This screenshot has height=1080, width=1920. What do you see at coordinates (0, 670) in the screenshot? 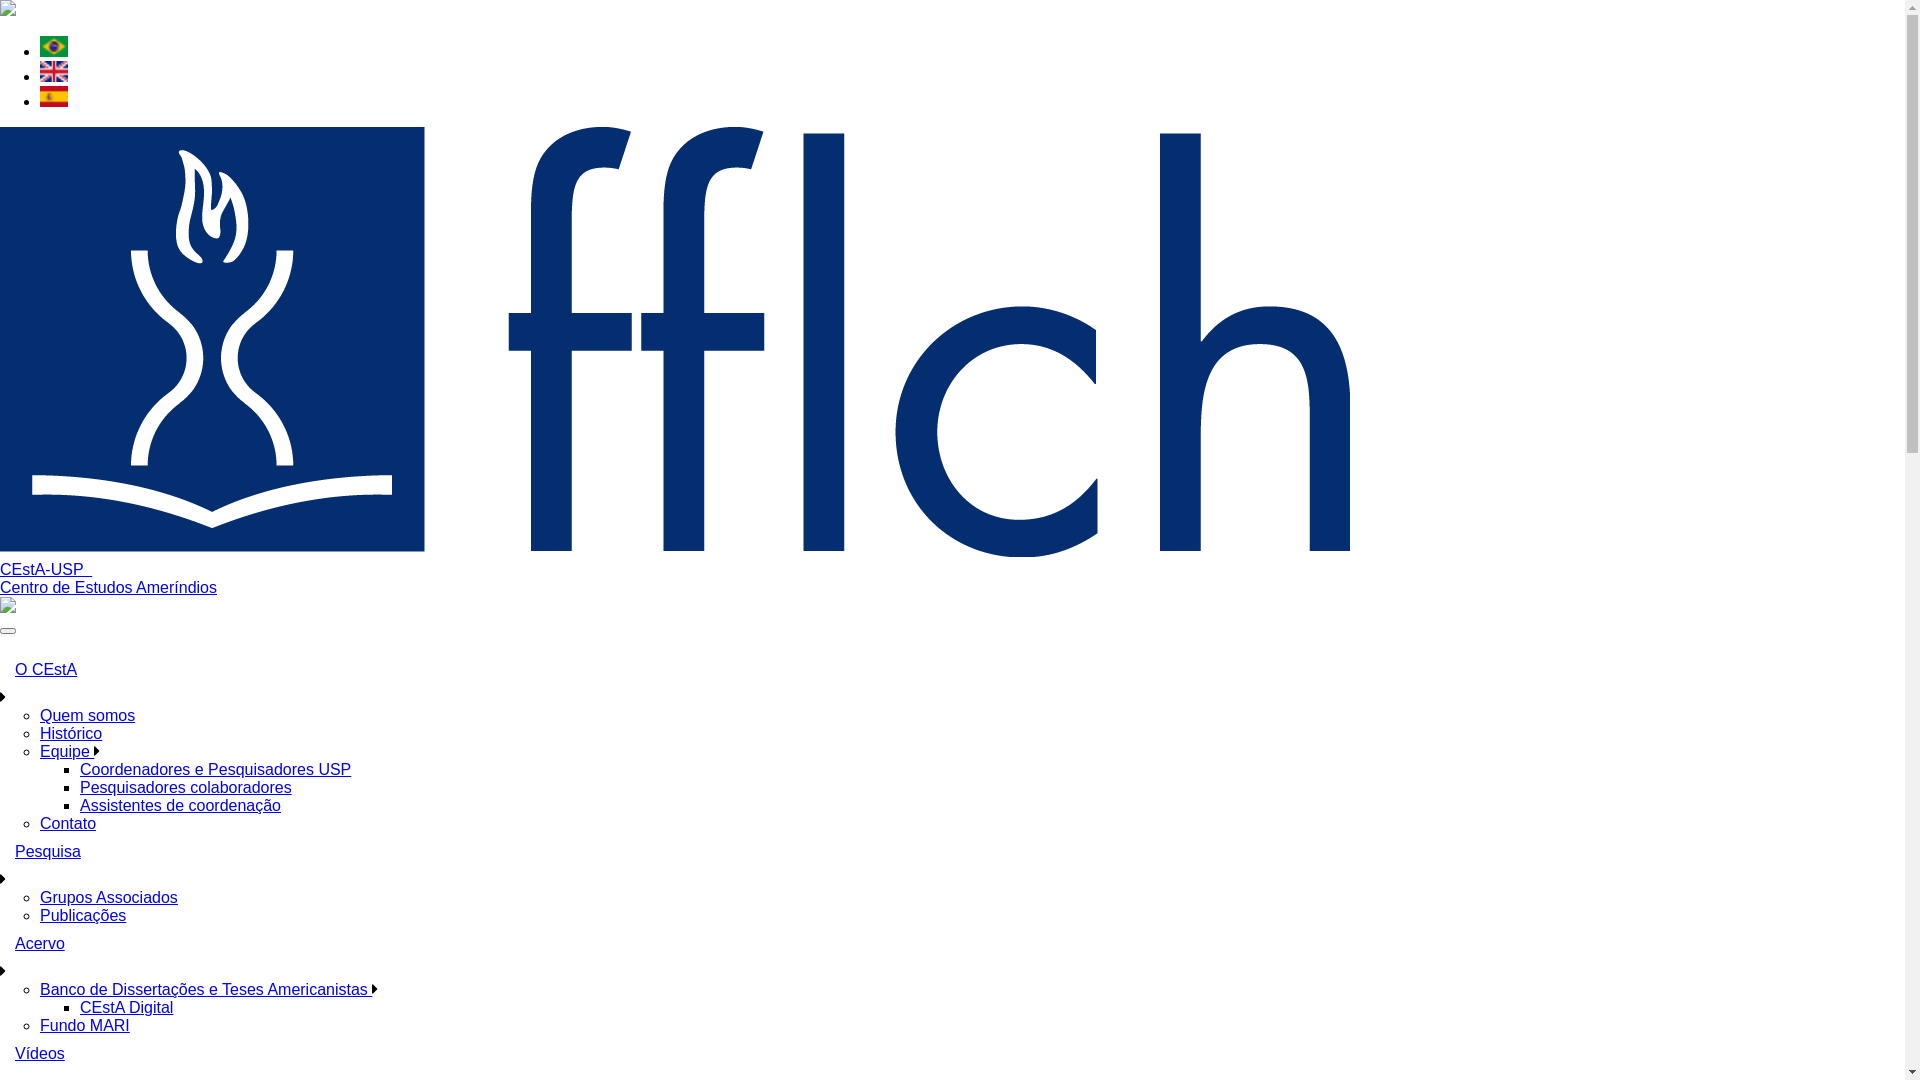
I see `'O CEstA'` at bounding box center [0, 670].